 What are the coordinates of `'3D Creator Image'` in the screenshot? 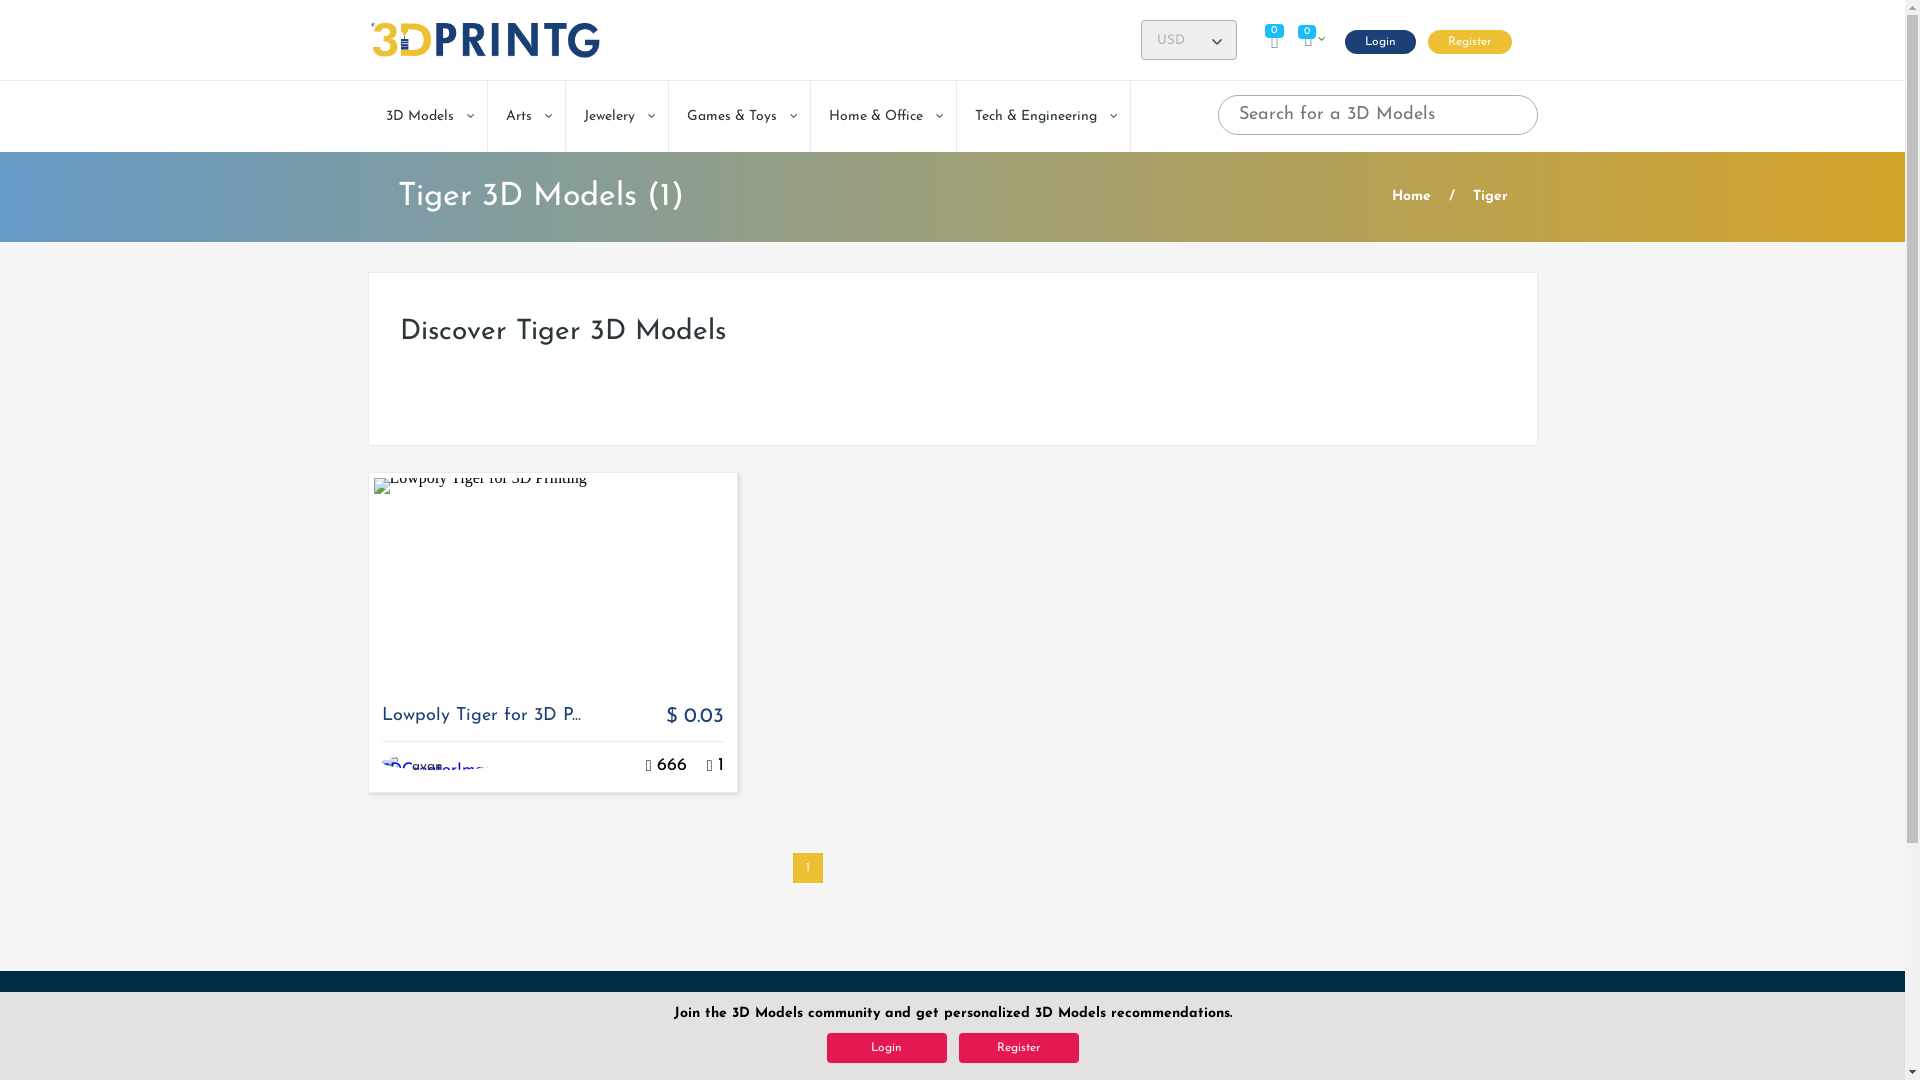 It's located at (394, 766).